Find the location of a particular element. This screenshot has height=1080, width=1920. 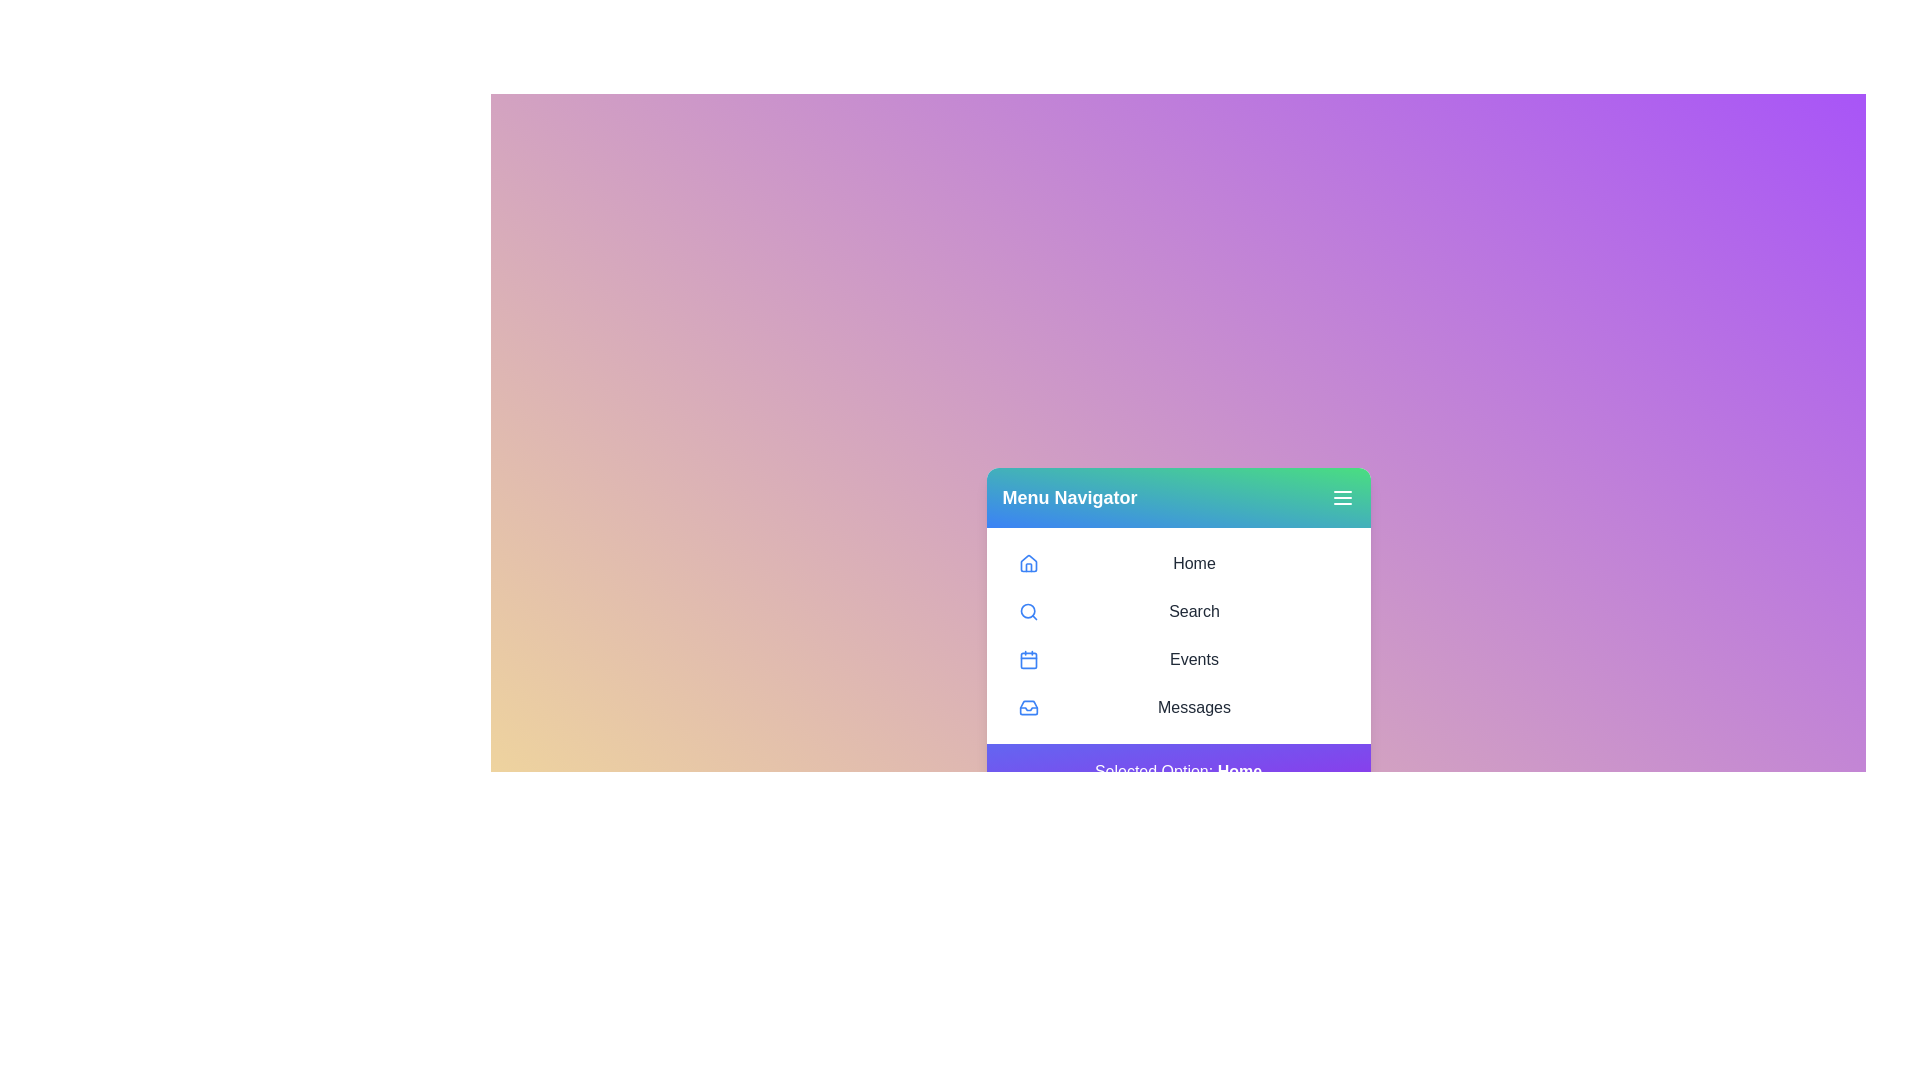

the menu item Home from the menu is located at coordinates (1178, 563).